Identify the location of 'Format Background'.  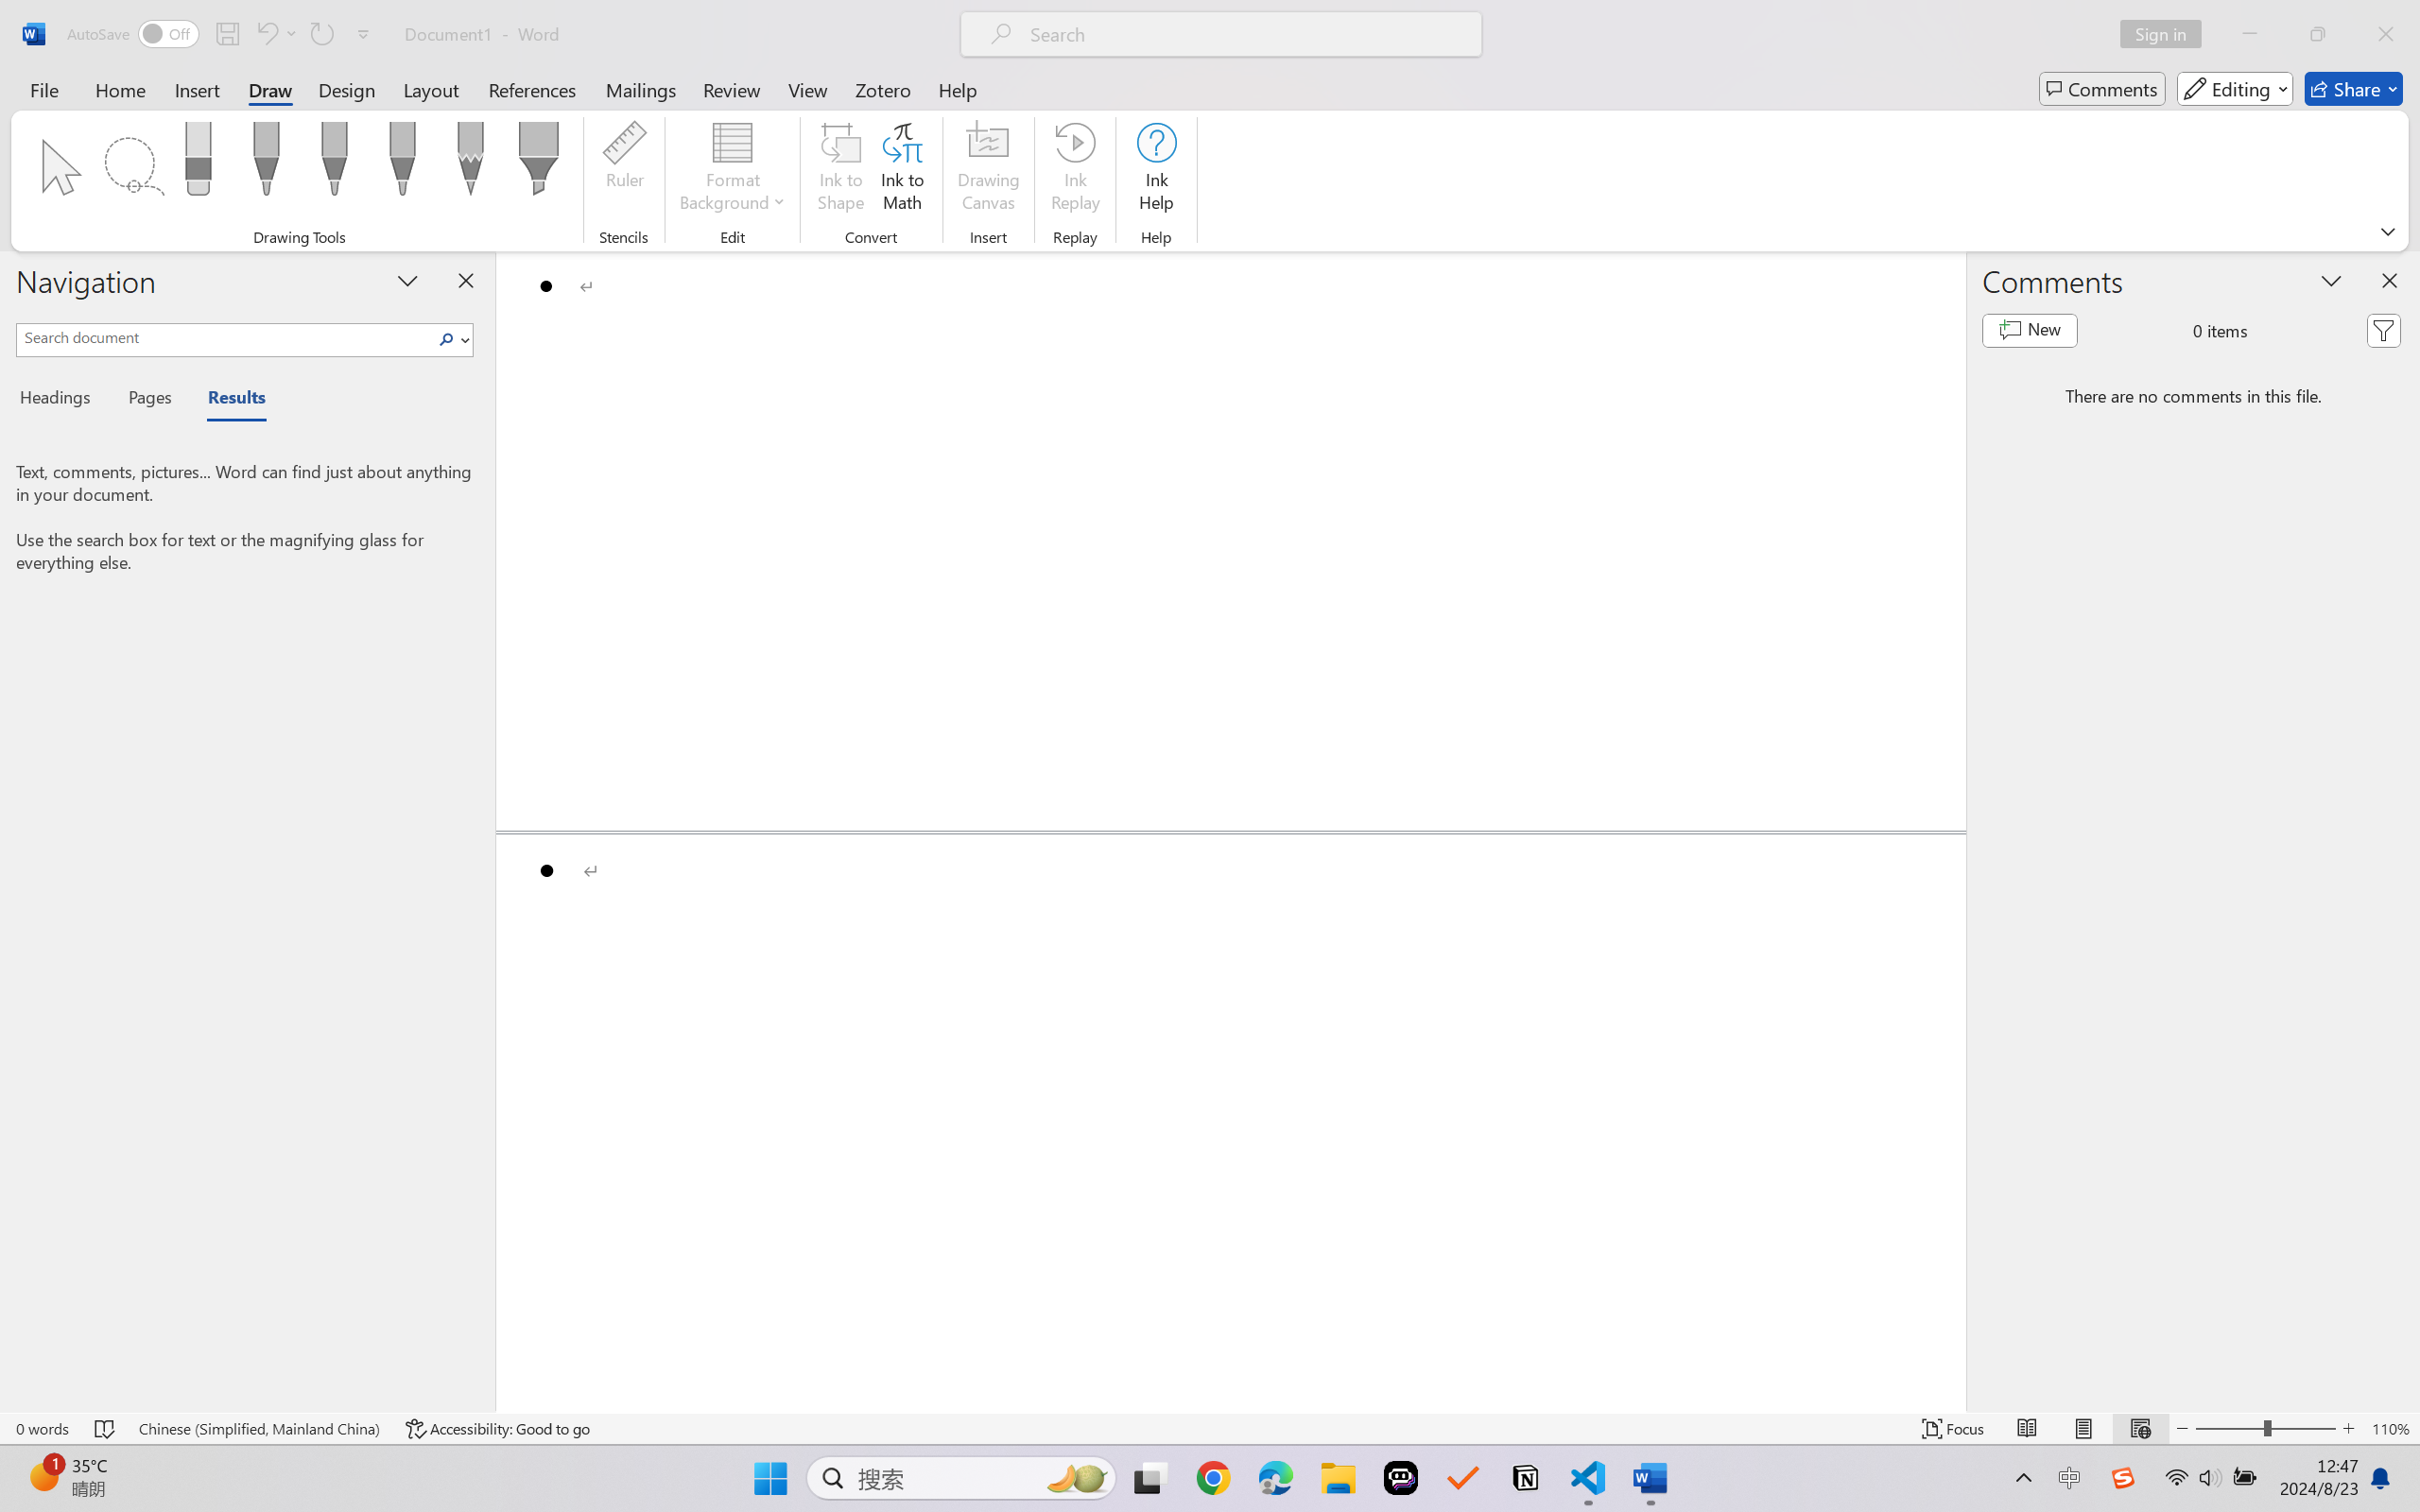
(732, 170).